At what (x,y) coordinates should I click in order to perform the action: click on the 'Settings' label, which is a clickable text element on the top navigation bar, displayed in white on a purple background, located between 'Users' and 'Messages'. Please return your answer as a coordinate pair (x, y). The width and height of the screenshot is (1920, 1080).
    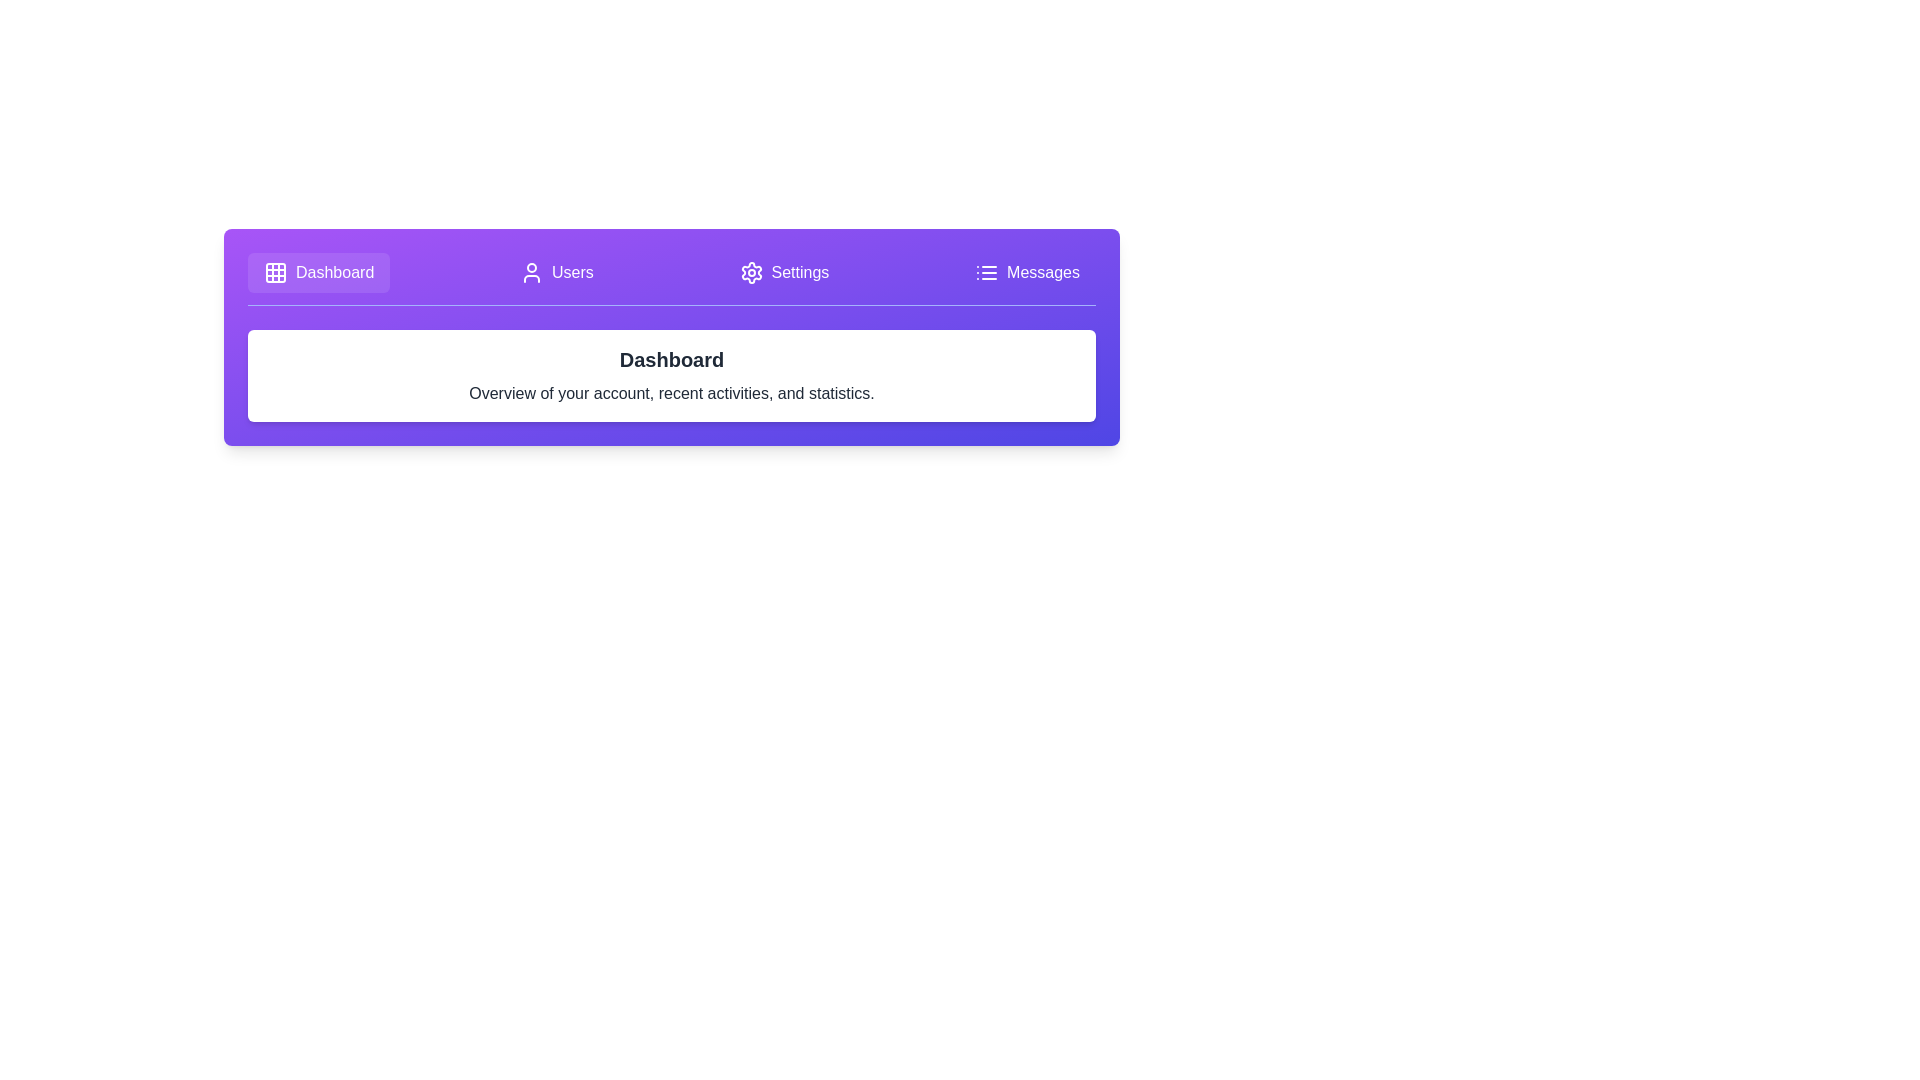
    Looking at the image, I should click on (800, 273).